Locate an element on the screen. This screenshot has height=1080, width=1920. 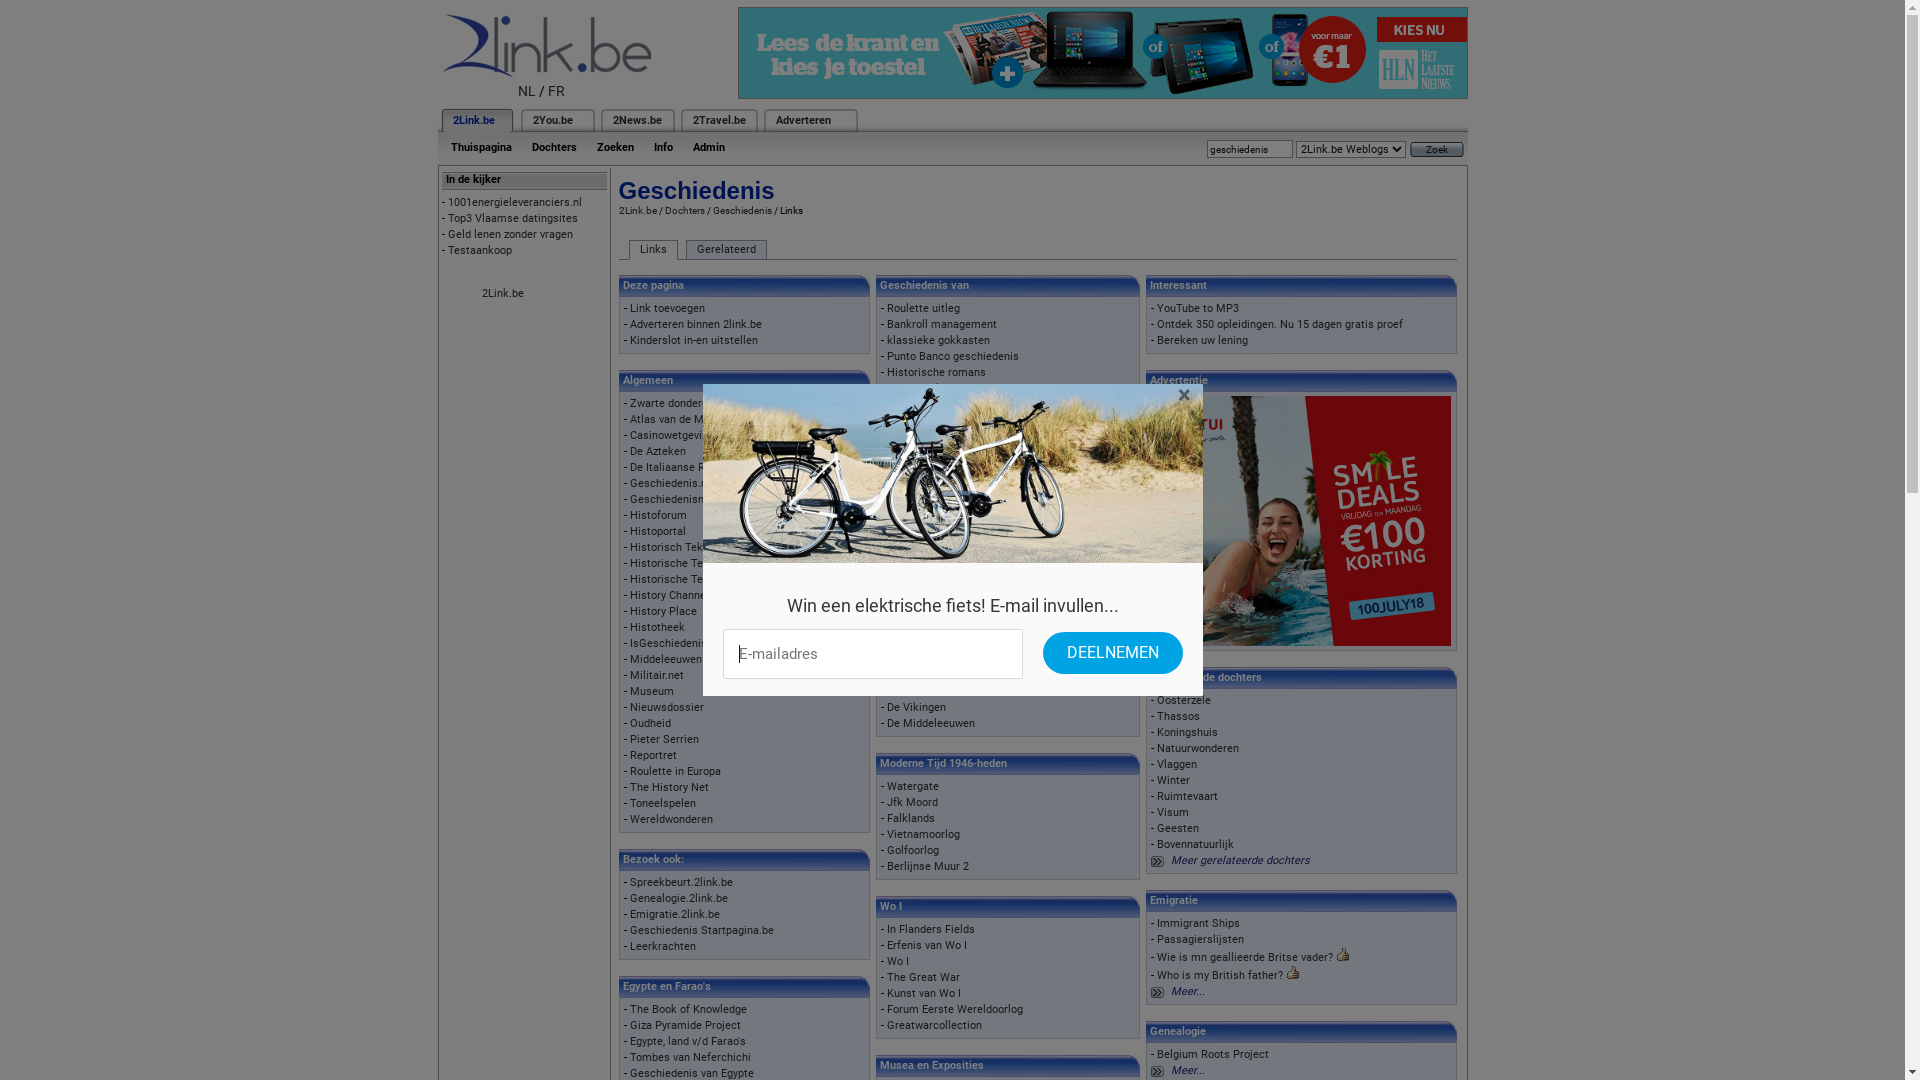
'Oosterzele' is located at coordinates (1156, 699).